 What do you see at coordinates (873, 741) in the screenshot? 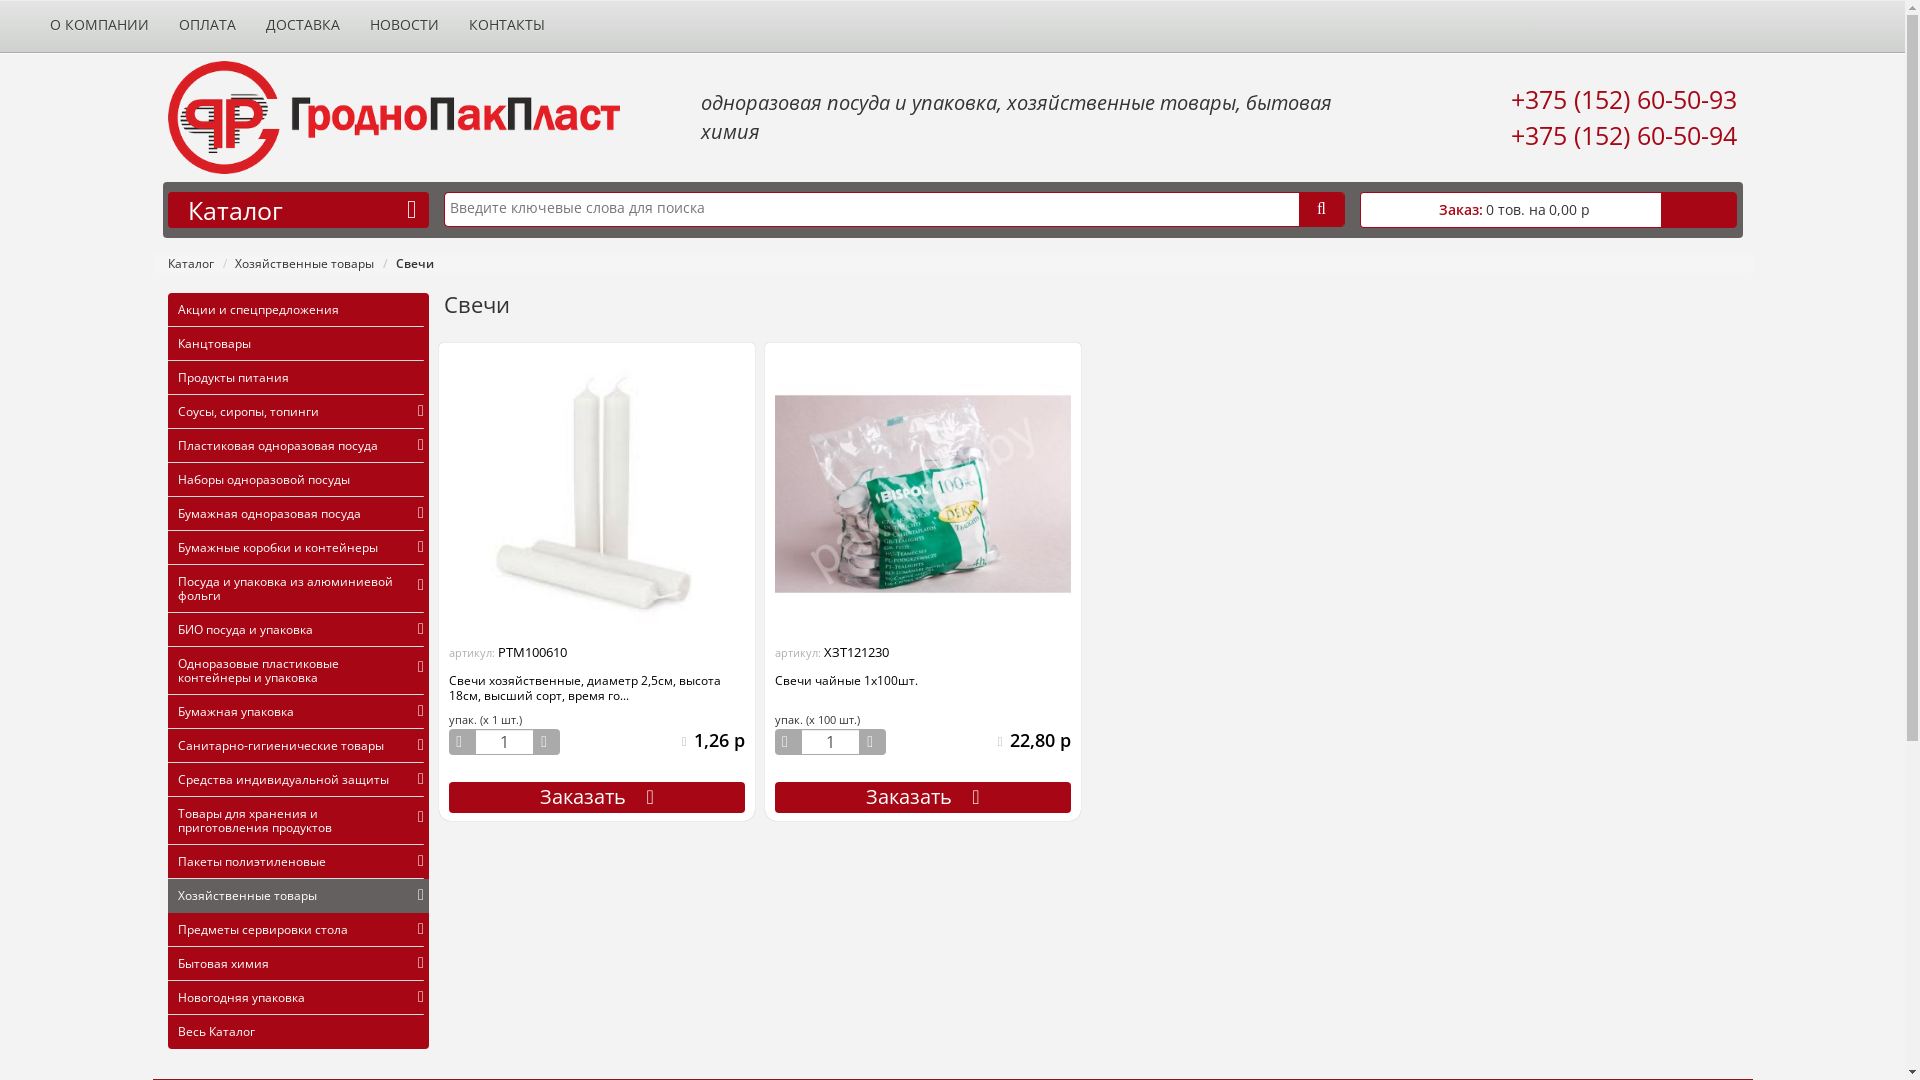
I see `'+'` at bounding box center [873, 741].